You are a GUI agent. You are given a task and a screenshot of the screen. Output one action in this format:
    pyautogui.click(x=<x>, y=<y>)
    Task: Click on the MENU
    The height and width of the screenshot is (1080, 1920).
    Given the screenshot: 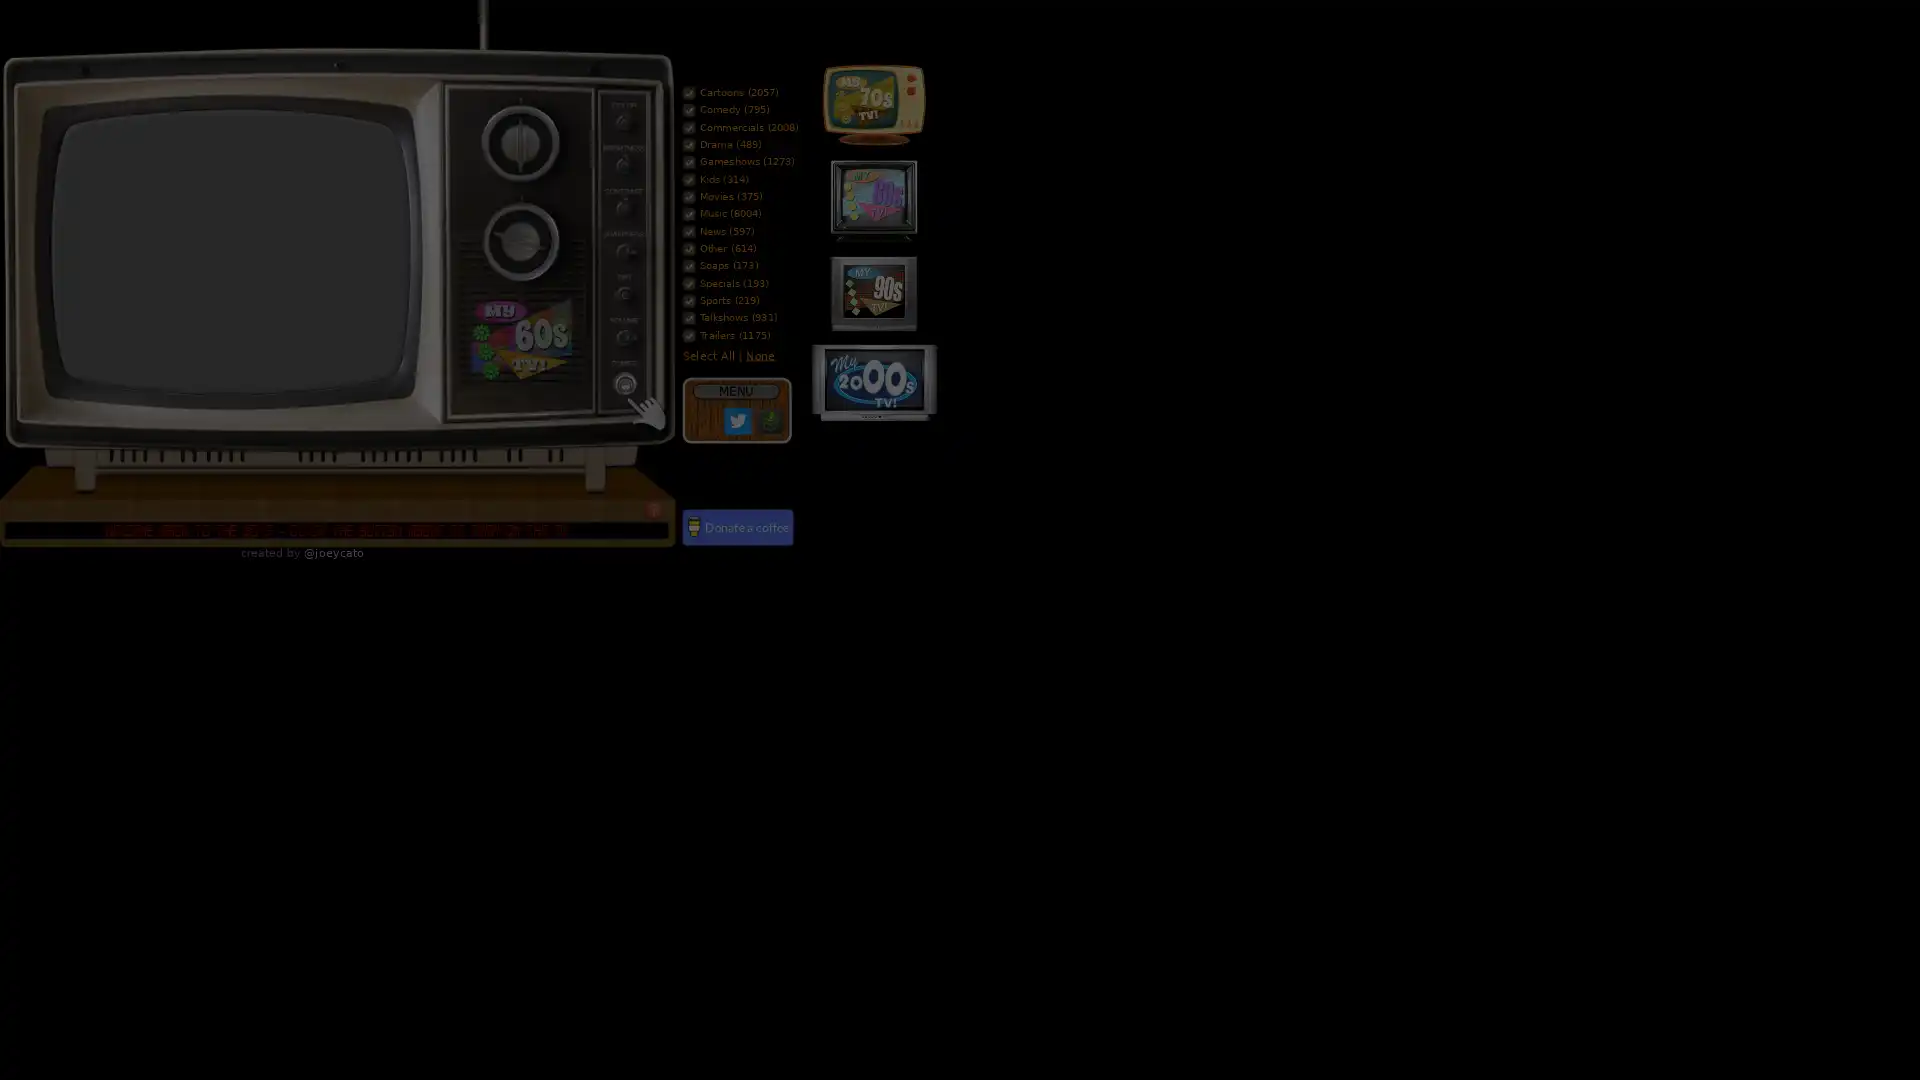 What is the action you would take?
    pyautogui.click(x=734, y=390)
    